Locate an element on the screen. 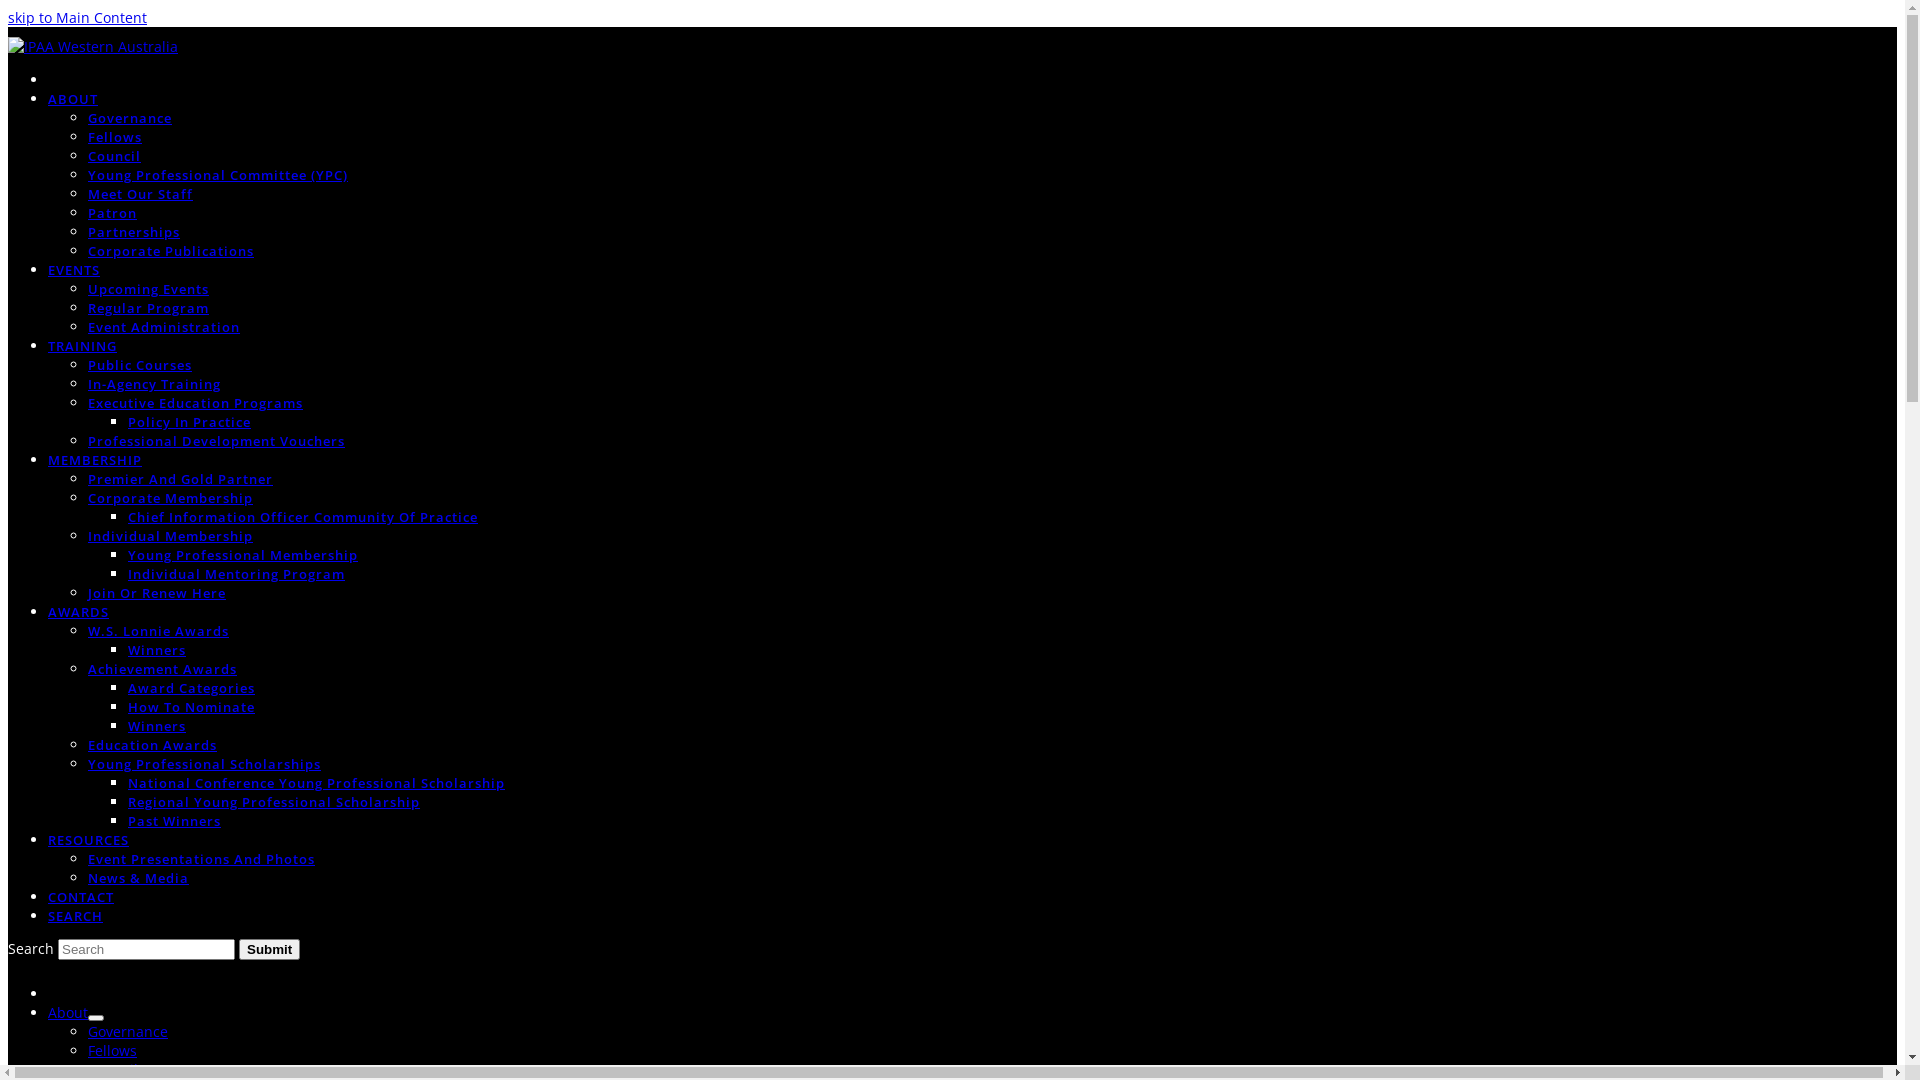 The image size is (1920, 1080). 'Regular Program' is located at coordinates (86, 307).